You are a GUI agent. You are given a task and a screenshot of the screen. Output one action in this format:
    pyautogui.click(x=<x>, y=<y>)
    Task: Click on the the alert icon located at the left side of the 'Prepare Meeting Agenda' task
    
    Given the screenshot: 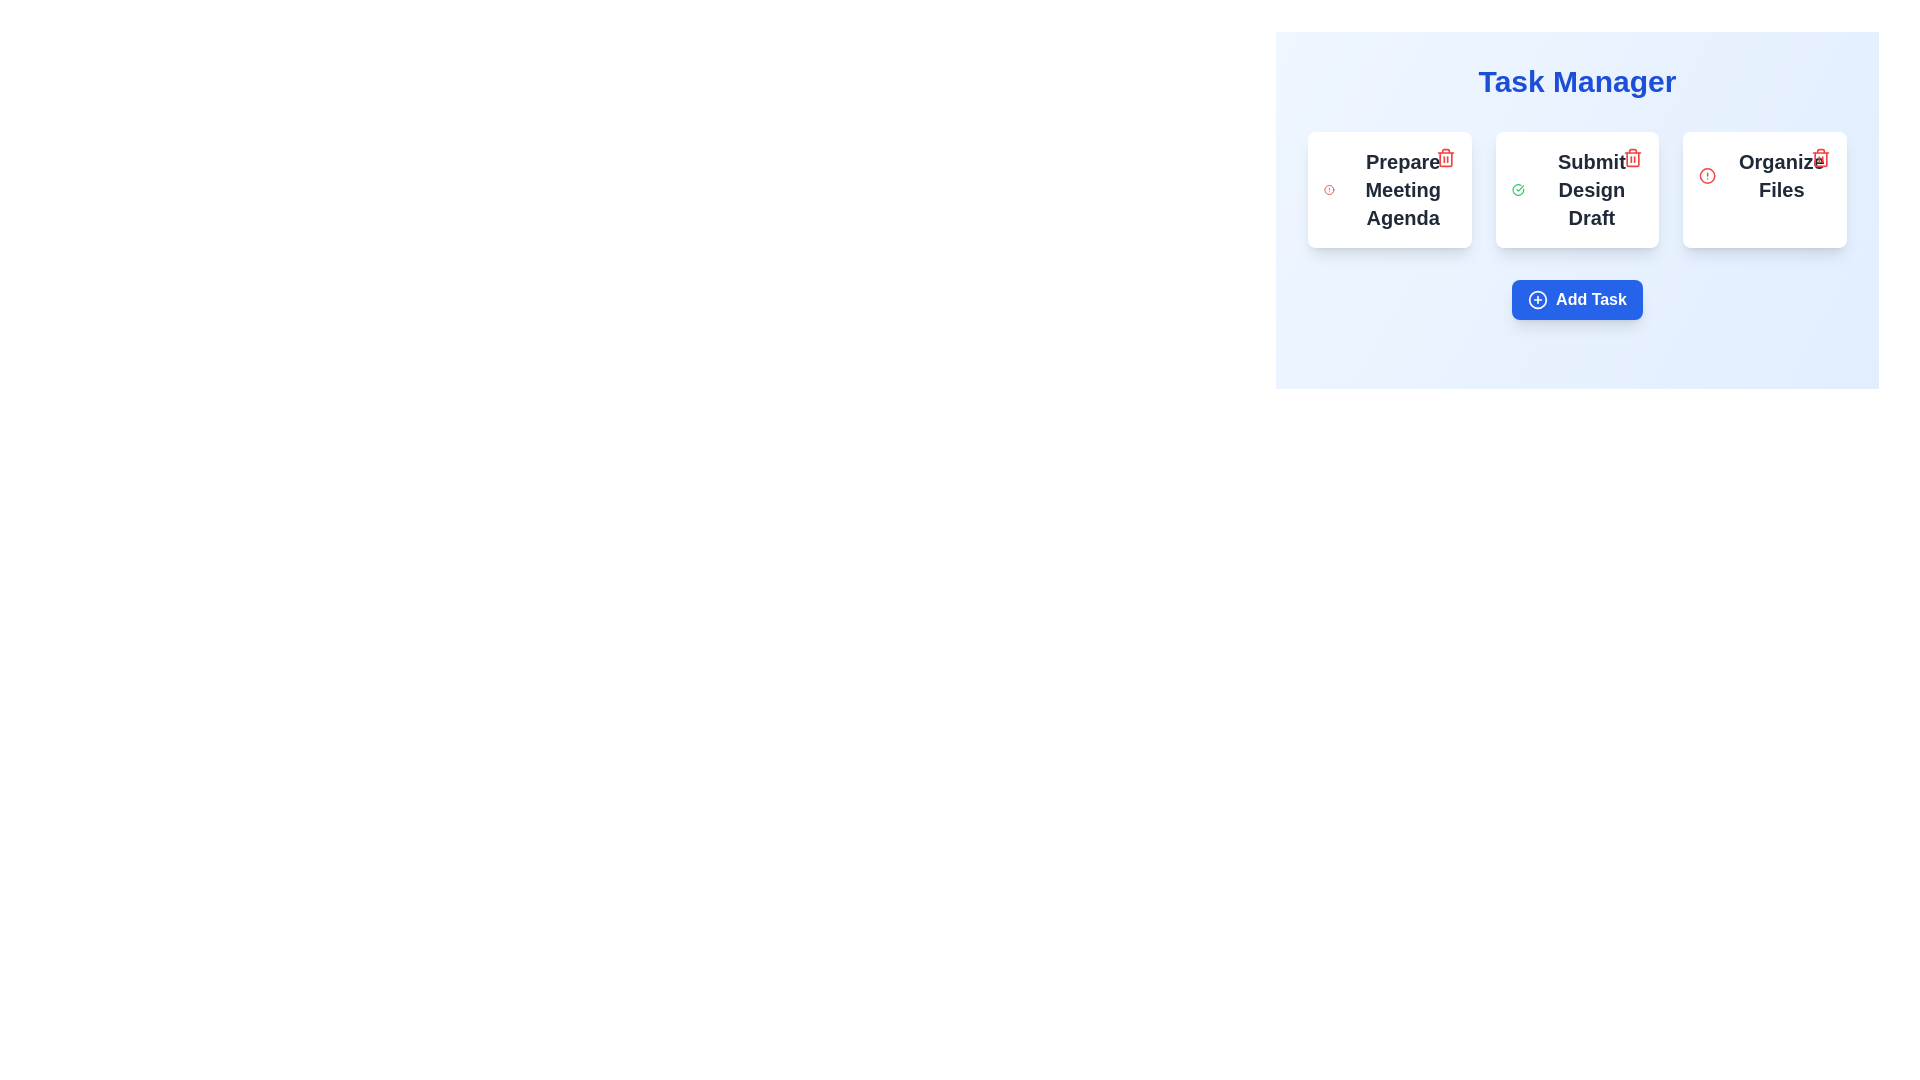 What is the action you would take?
    pyautogui.click(x=1329, y=189)
    